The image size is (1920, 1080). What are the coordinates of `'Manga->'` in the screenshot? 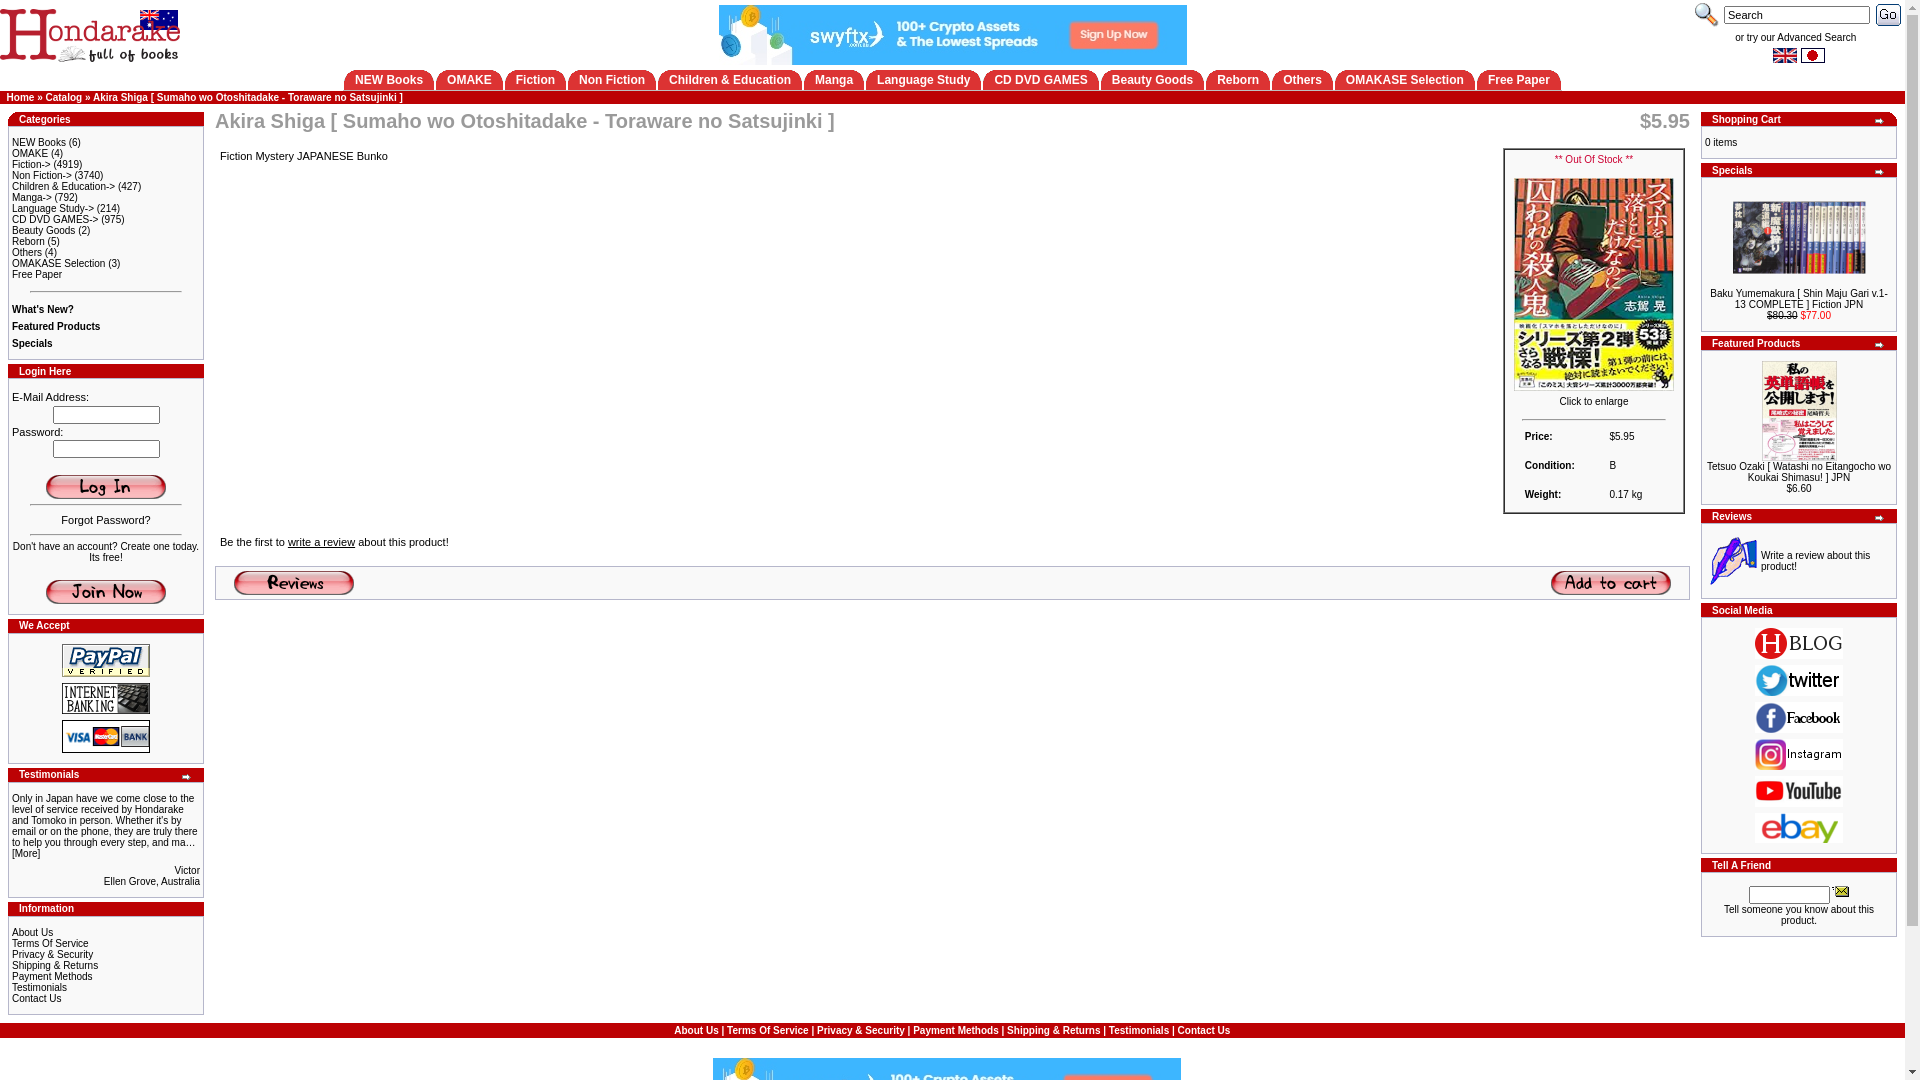 It's located at (12, 197).